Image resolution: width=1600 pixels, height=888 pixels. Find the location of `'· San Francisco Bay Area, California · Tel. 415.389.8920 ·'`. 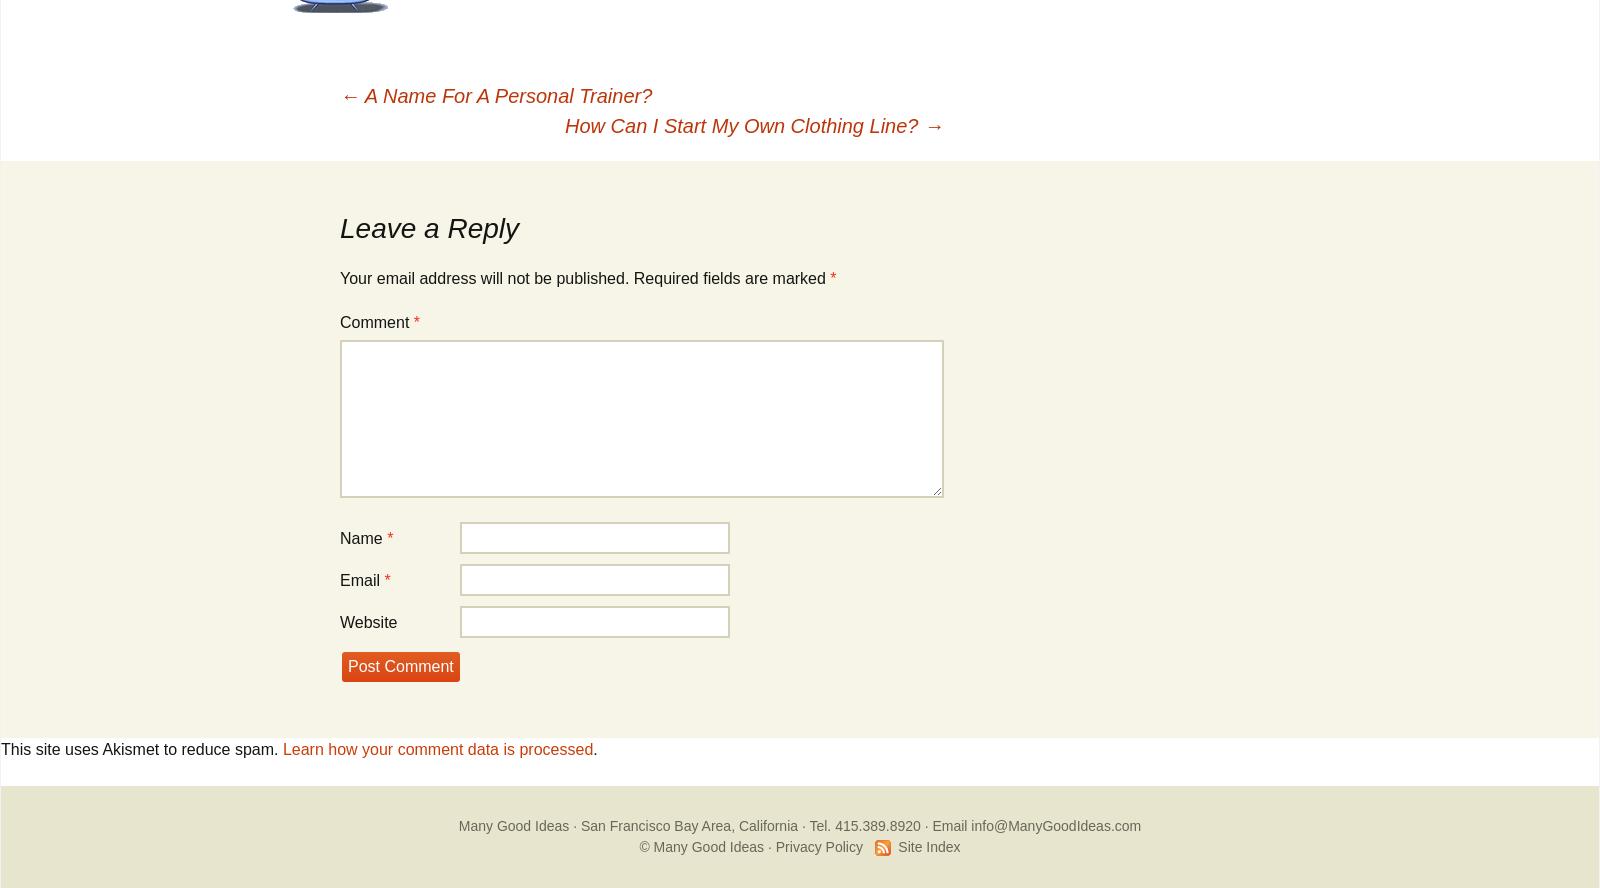

'· San Francisco Bay Area, California · Tel. 415.389.8920 ·' is located at coordinates (567, 826).